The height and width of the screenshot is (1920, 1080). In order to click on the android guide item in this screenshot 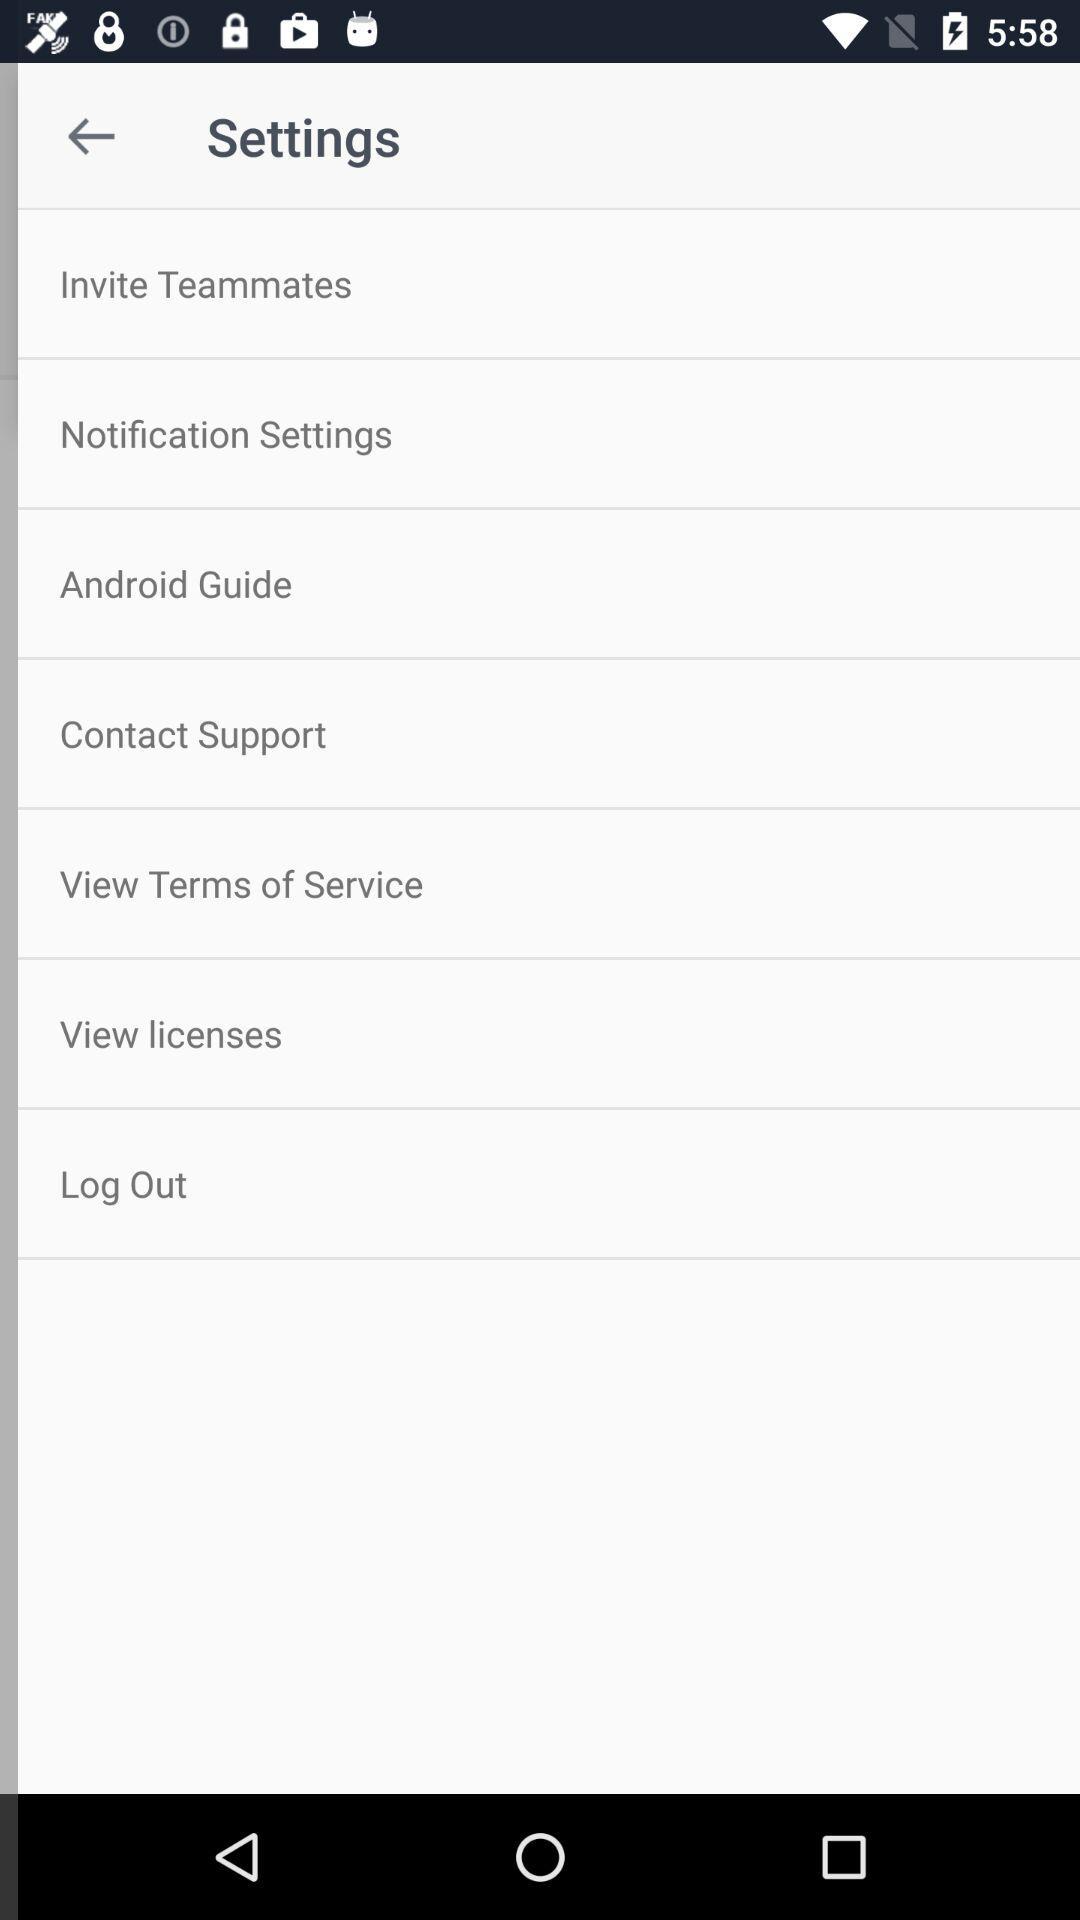, I will do `click(540, 582)`.